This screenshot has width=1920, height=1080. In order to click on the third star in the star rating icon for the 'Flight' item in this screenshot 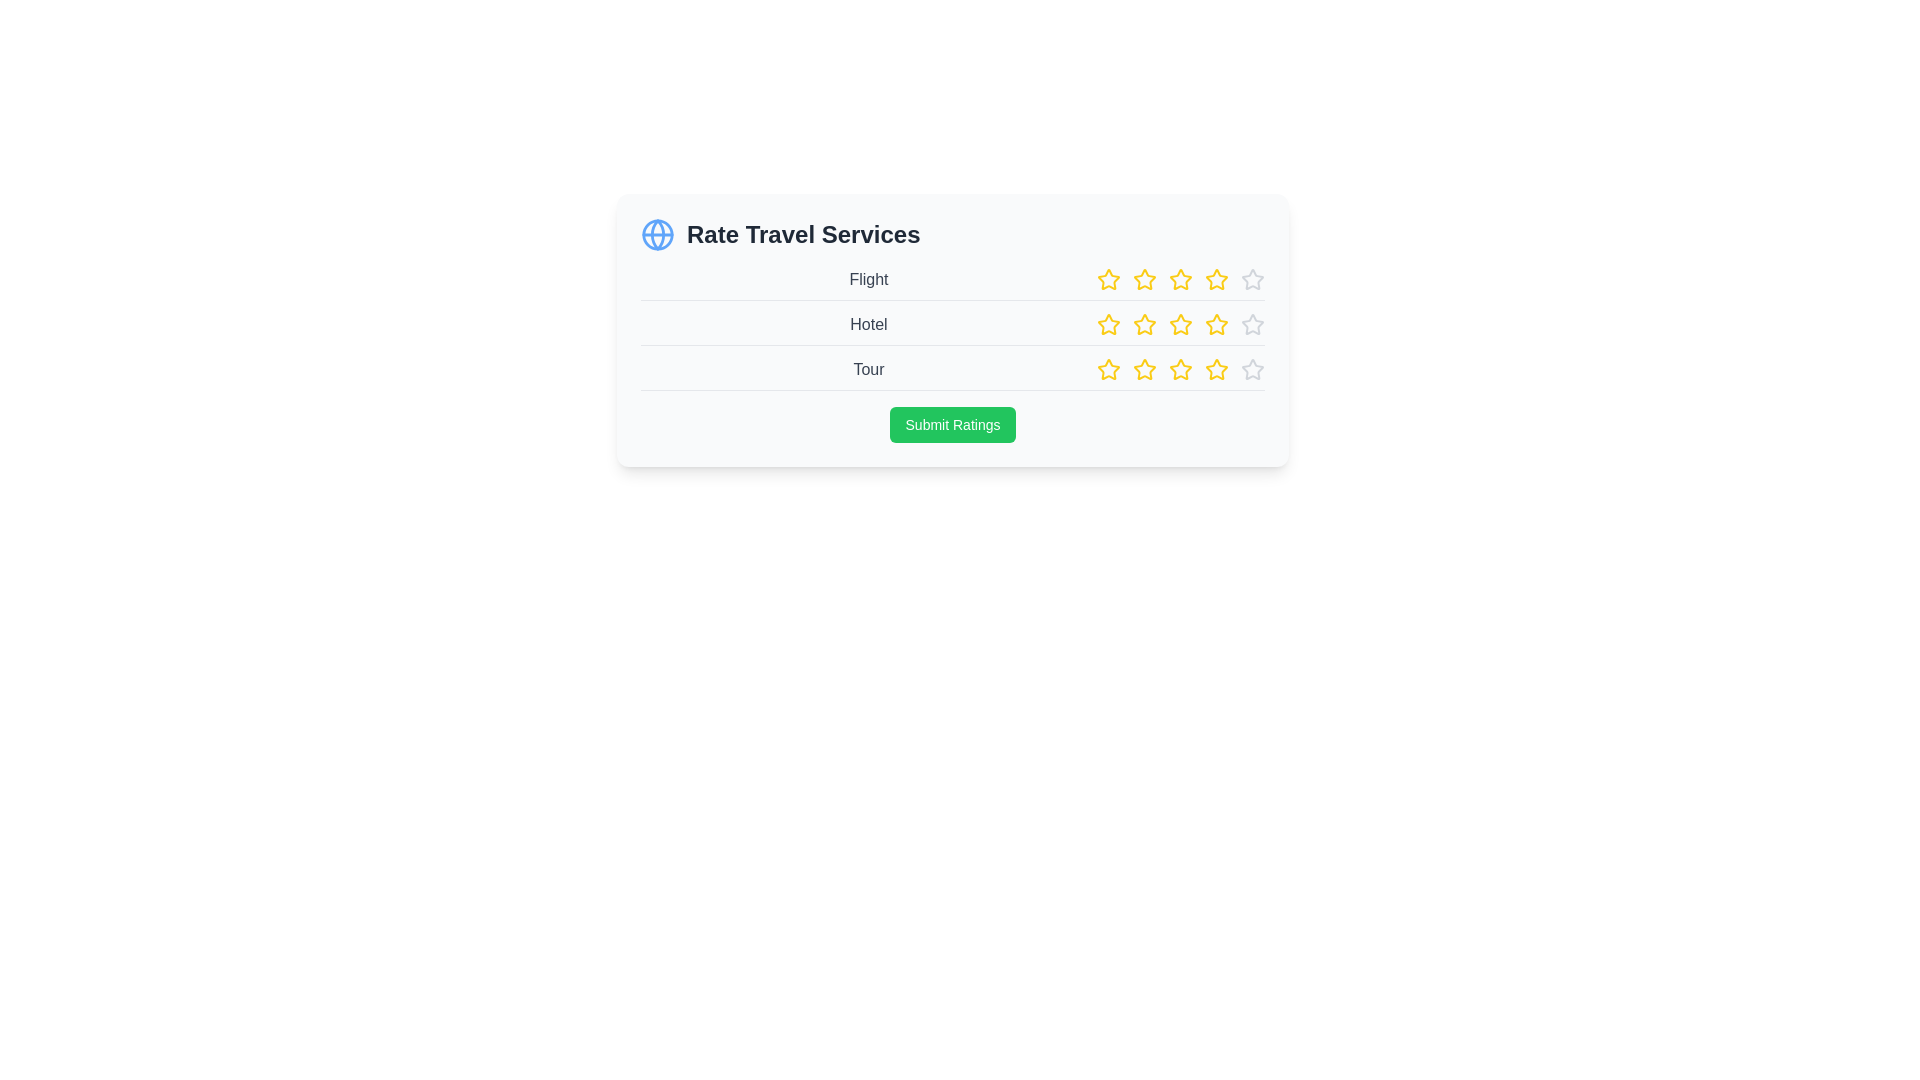, I will do `click(1145, 280)`.